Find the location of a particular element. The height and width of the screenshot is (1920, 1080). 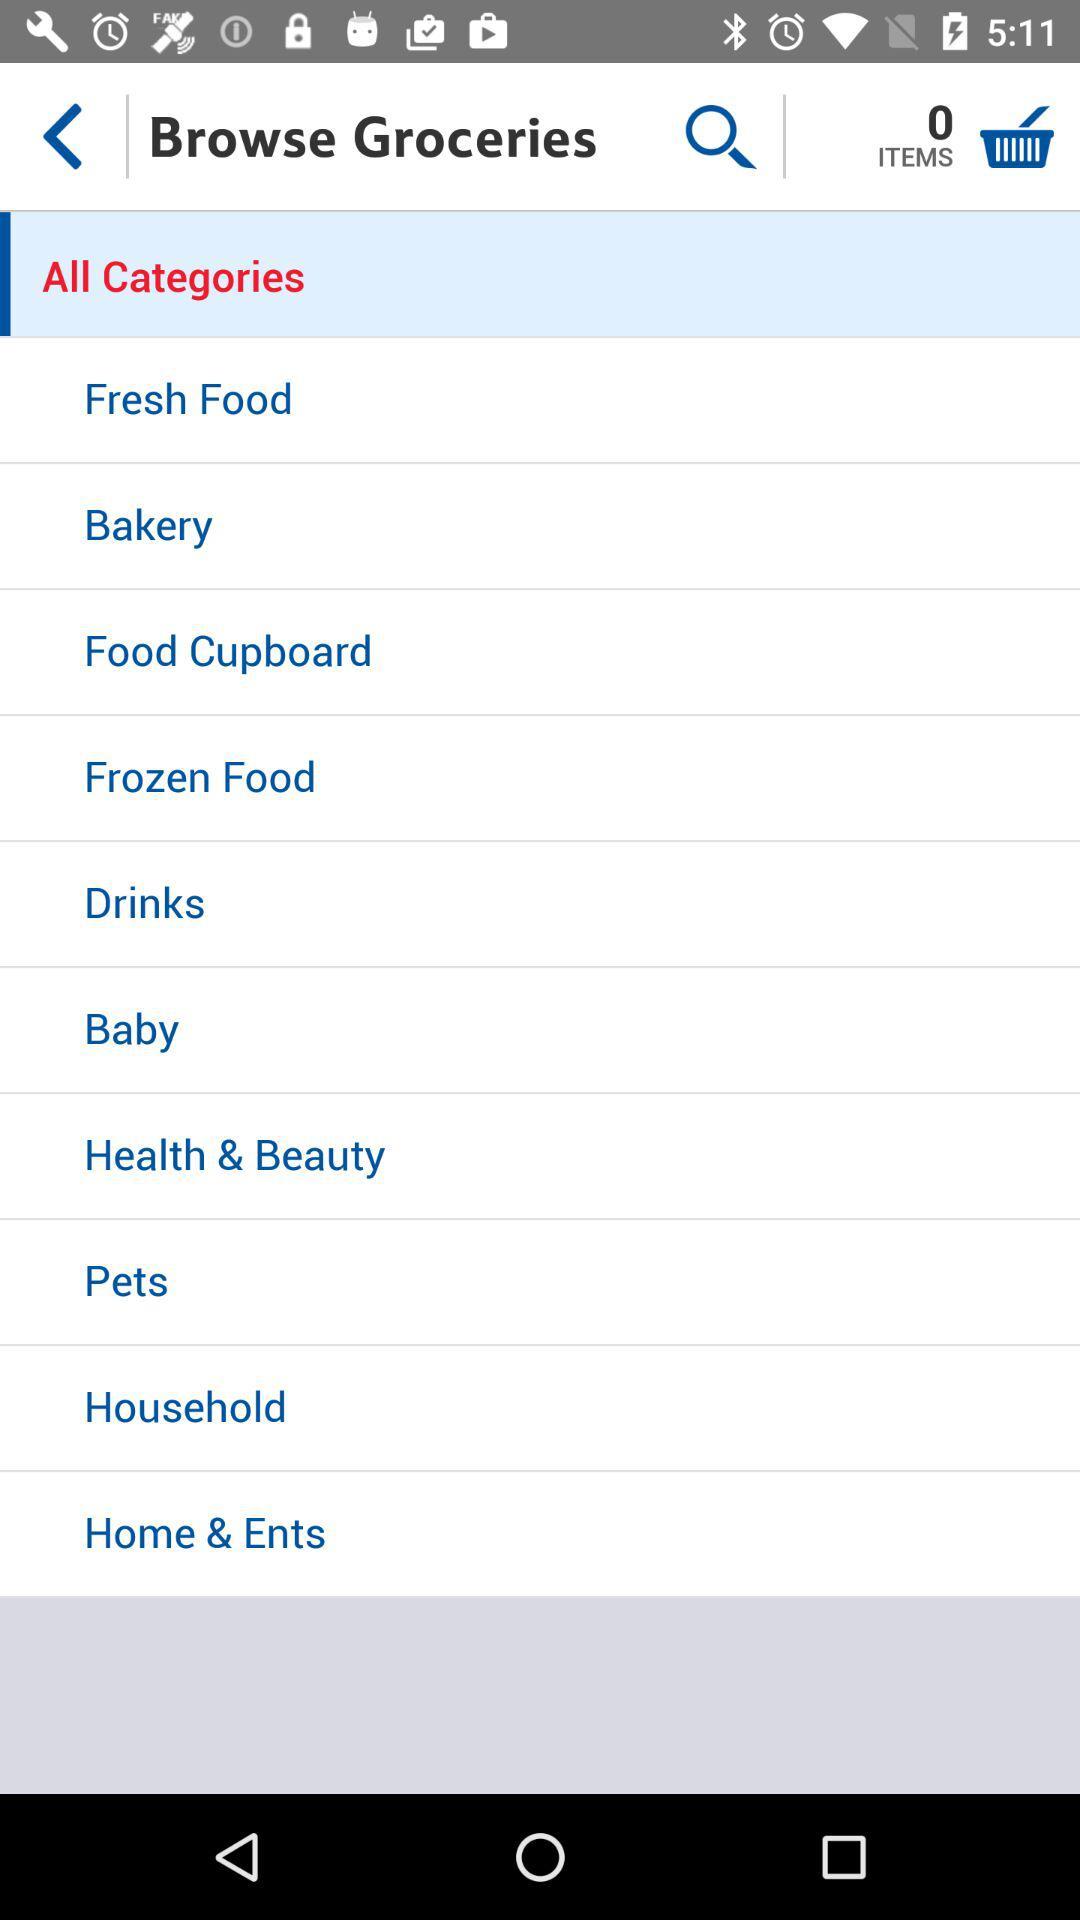

icon above frozen food item is located at coordinates (540, 653).